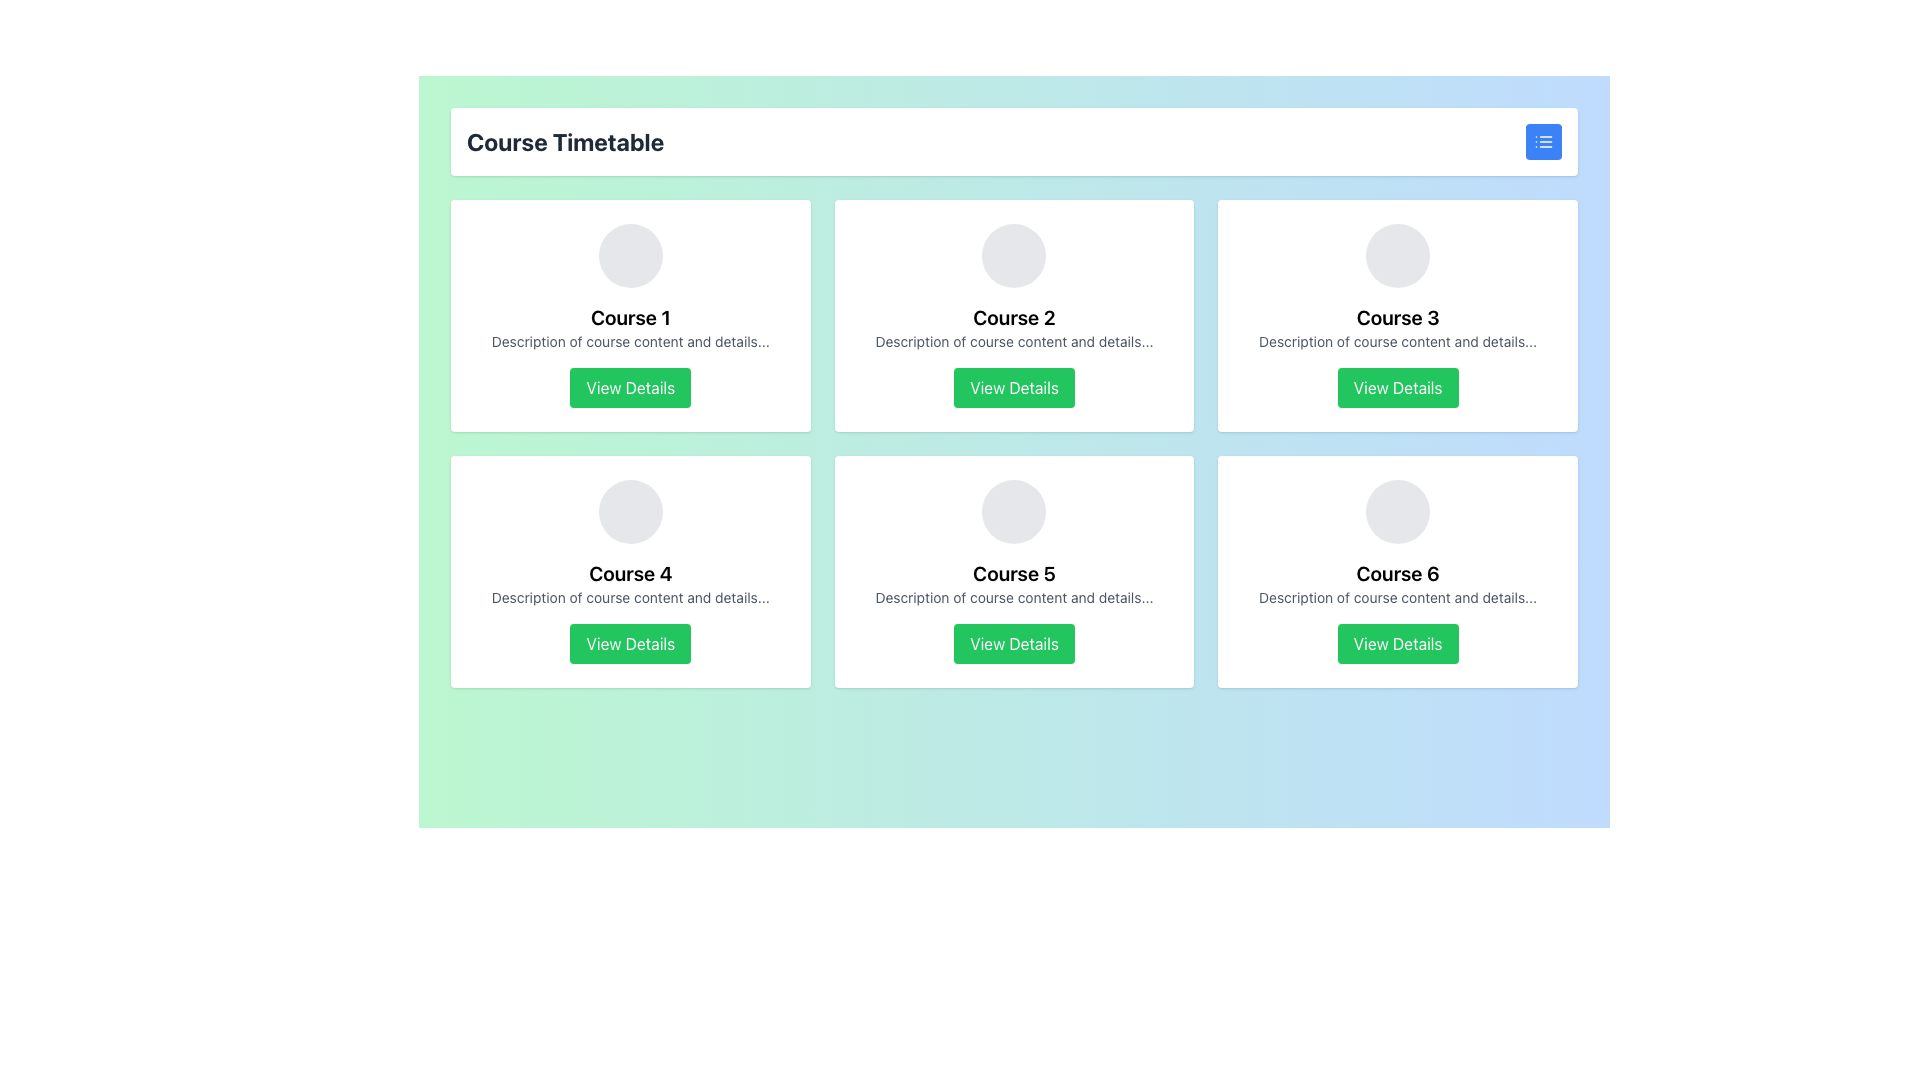 This screenshot has width=1920, height=1080. Describe the element at coordinates (629, 316) in the screenshot. I see `the 'Course 1' text label, which is a bold text element displayed in large font, located in the top-left card of a grid layout, positioned below an icon and above descriptive text and a button` at that location.